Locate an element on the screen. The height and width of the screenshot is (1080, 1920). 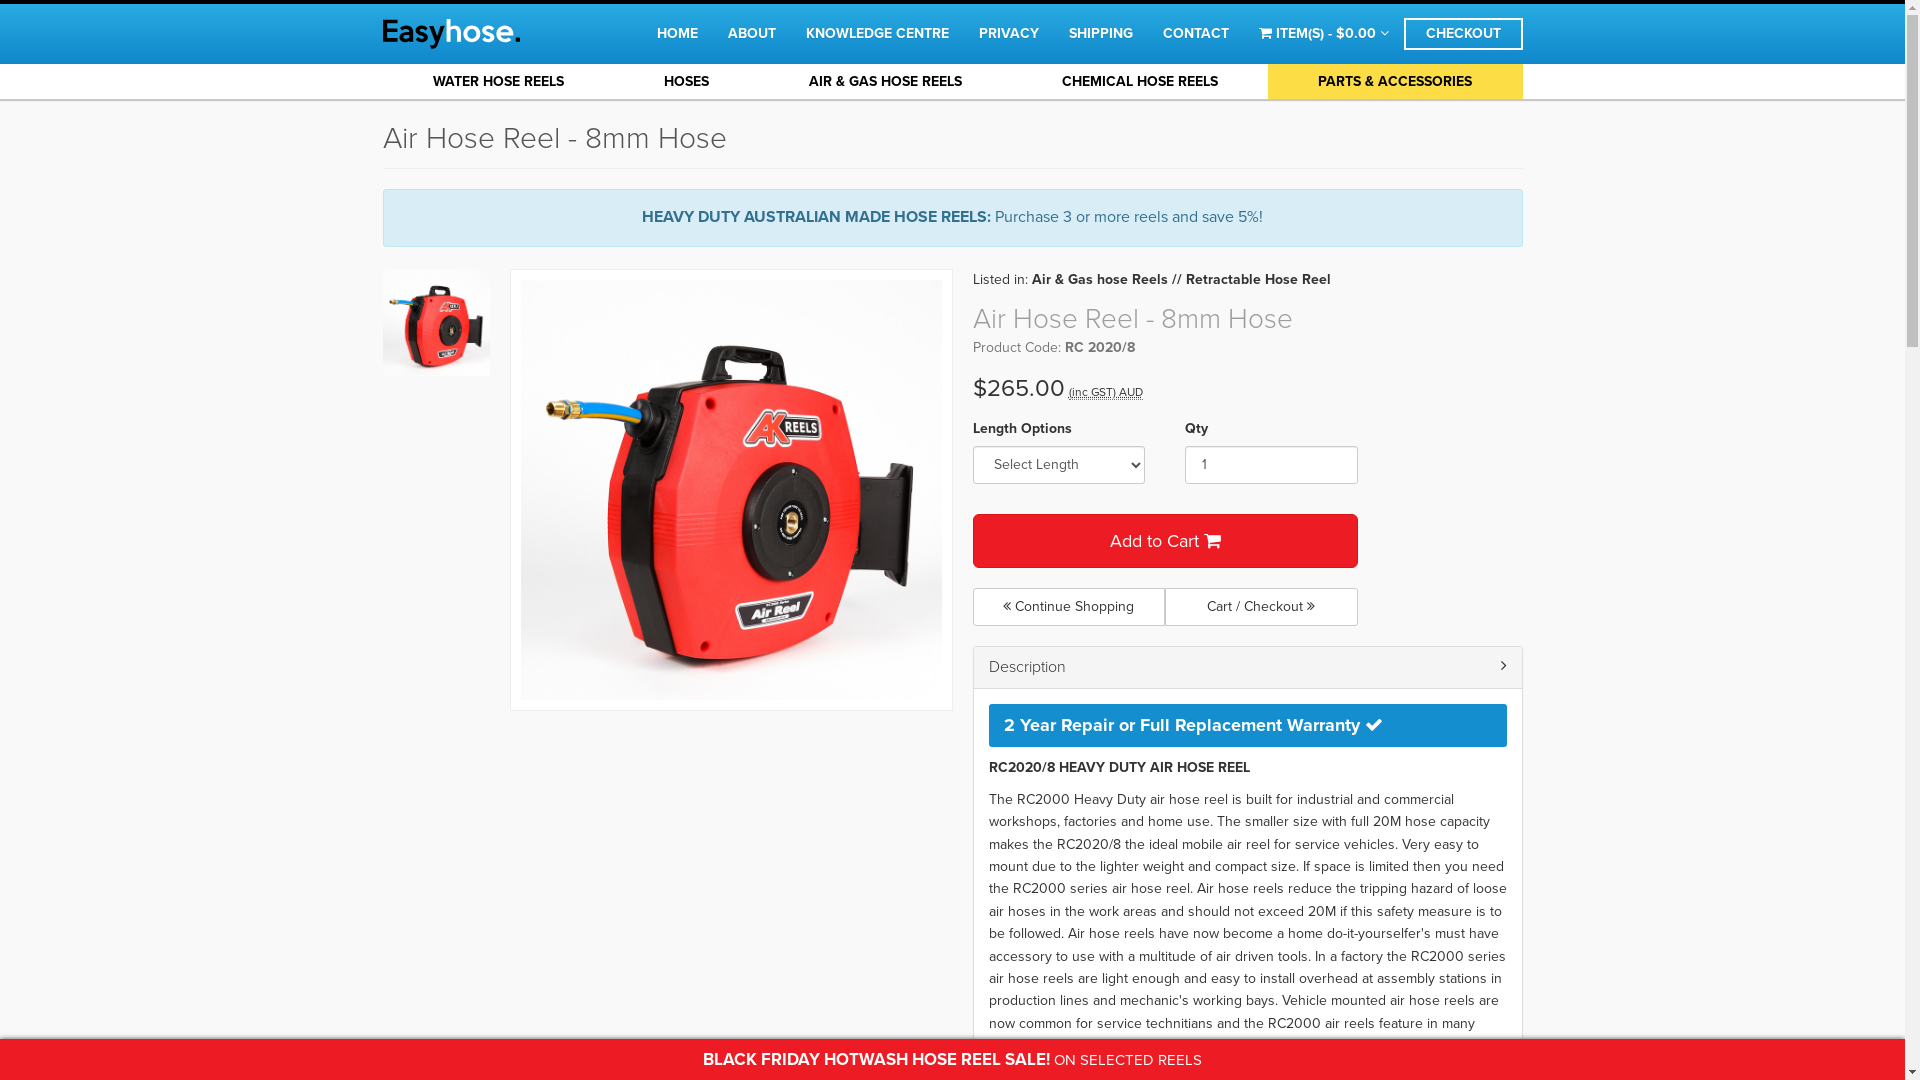
'CHECKOUT' is located at coordinates (1463, 34).